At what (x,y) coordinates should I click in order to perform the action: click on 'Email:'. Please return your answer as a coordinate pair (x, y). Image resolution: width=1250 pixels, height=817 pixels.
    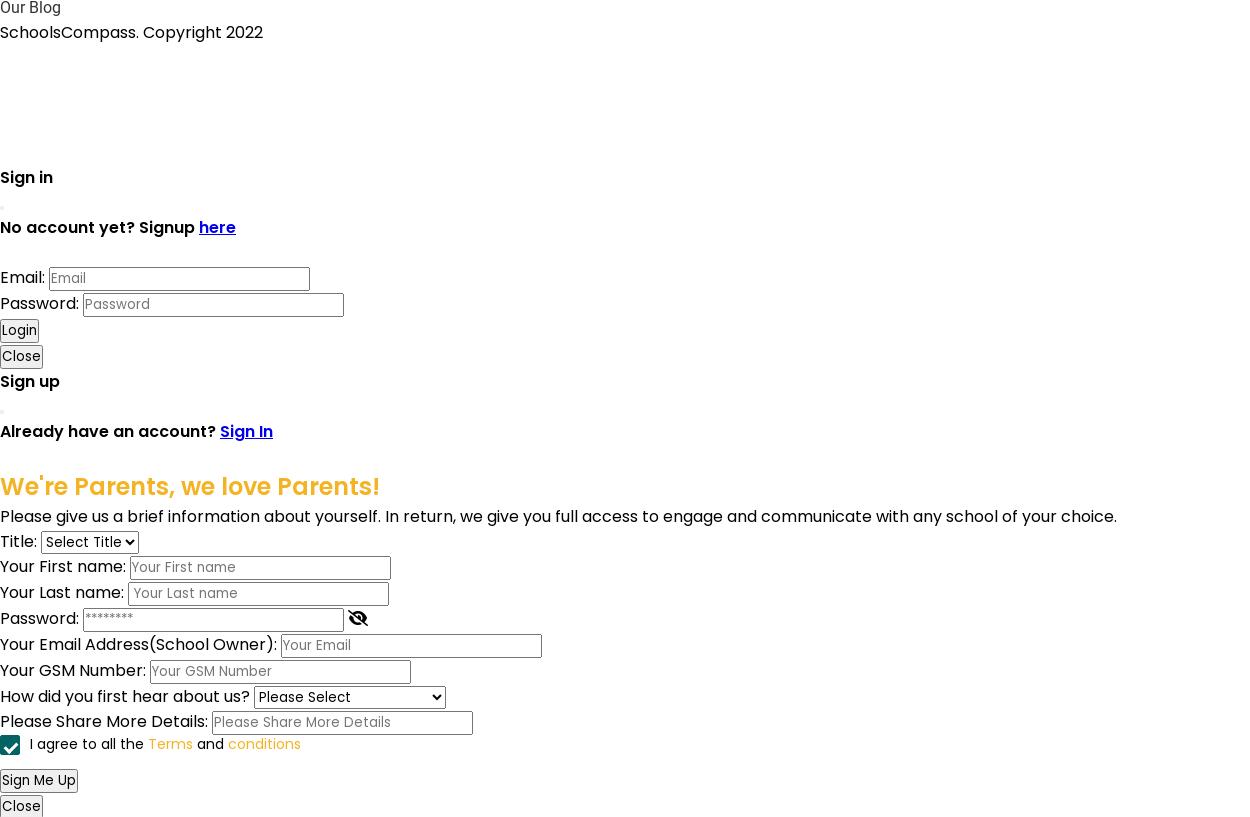
    Looking at the image, I should click on (22, 277).